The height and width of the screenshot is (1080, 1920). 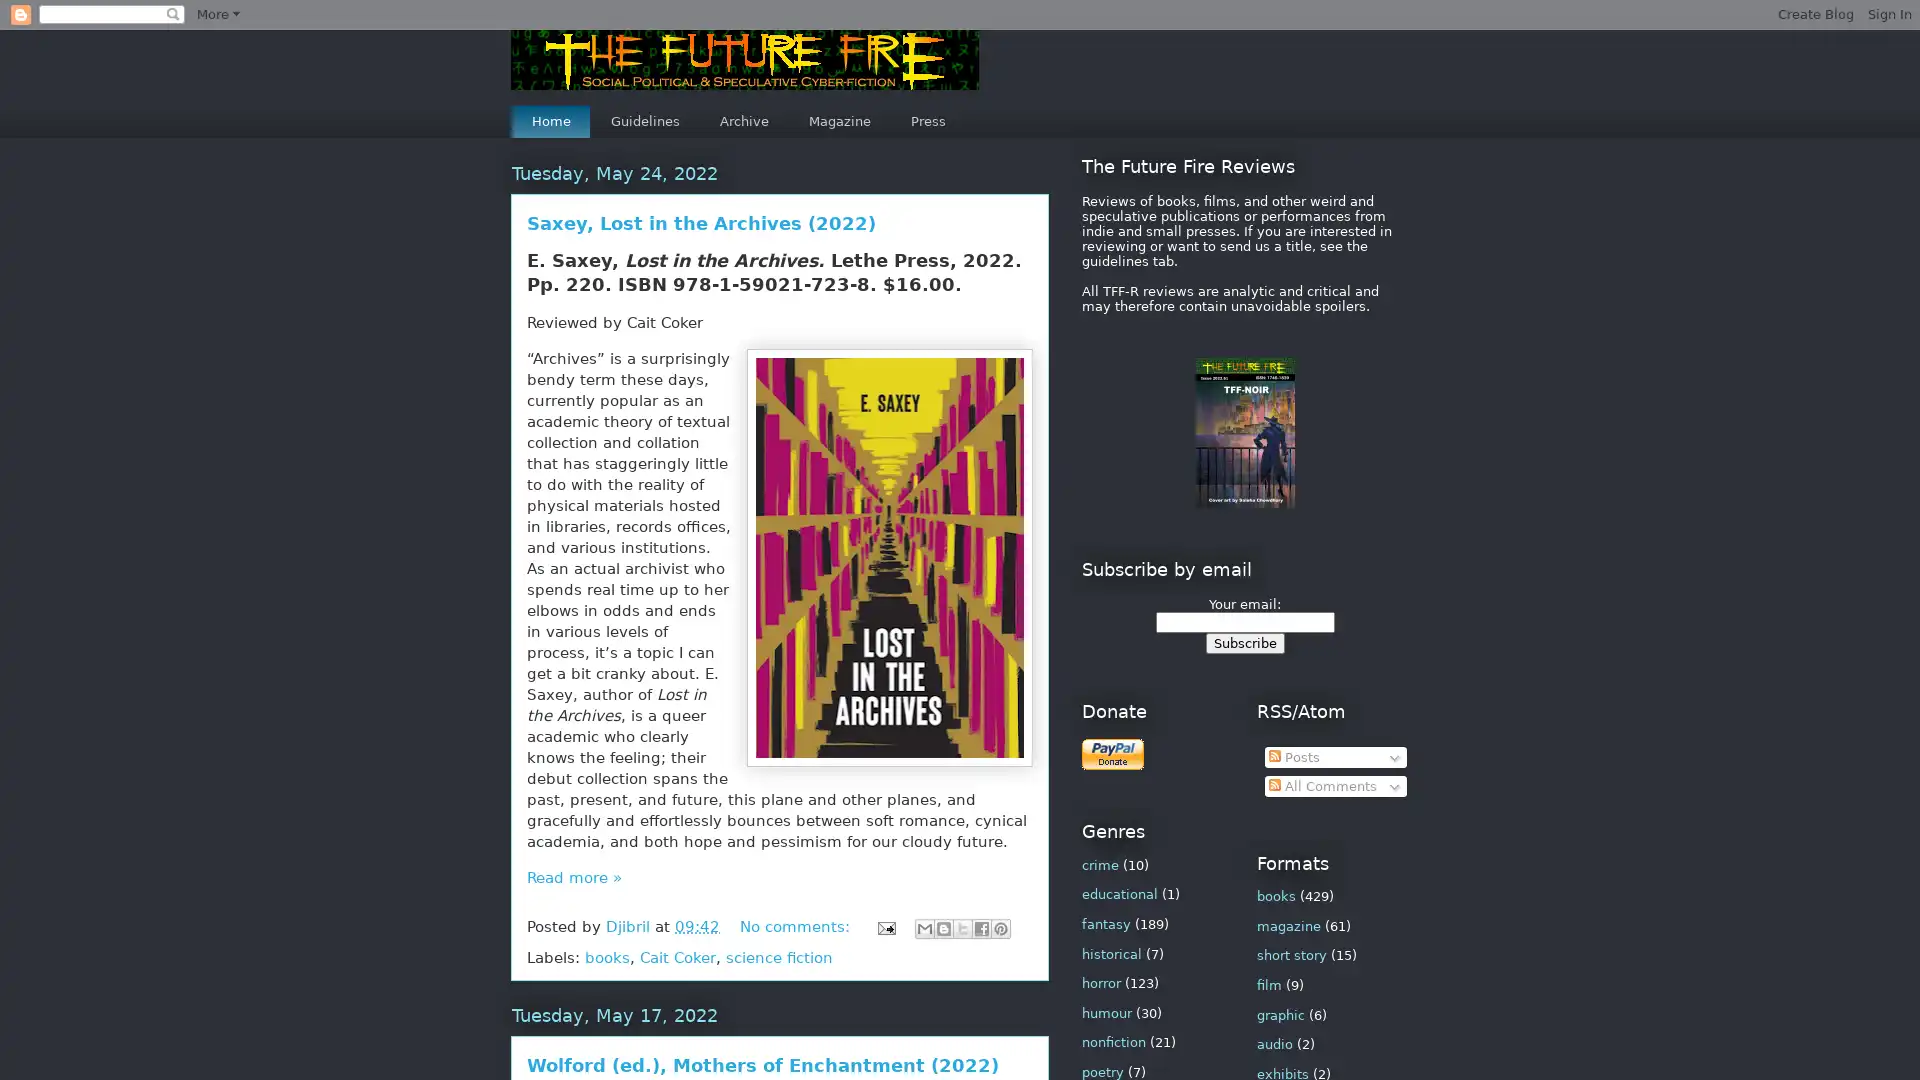 What do you see at coordinates (1243, 642) in the screenshot?
I see `Subscribe` at bounding box center [1243, 642].